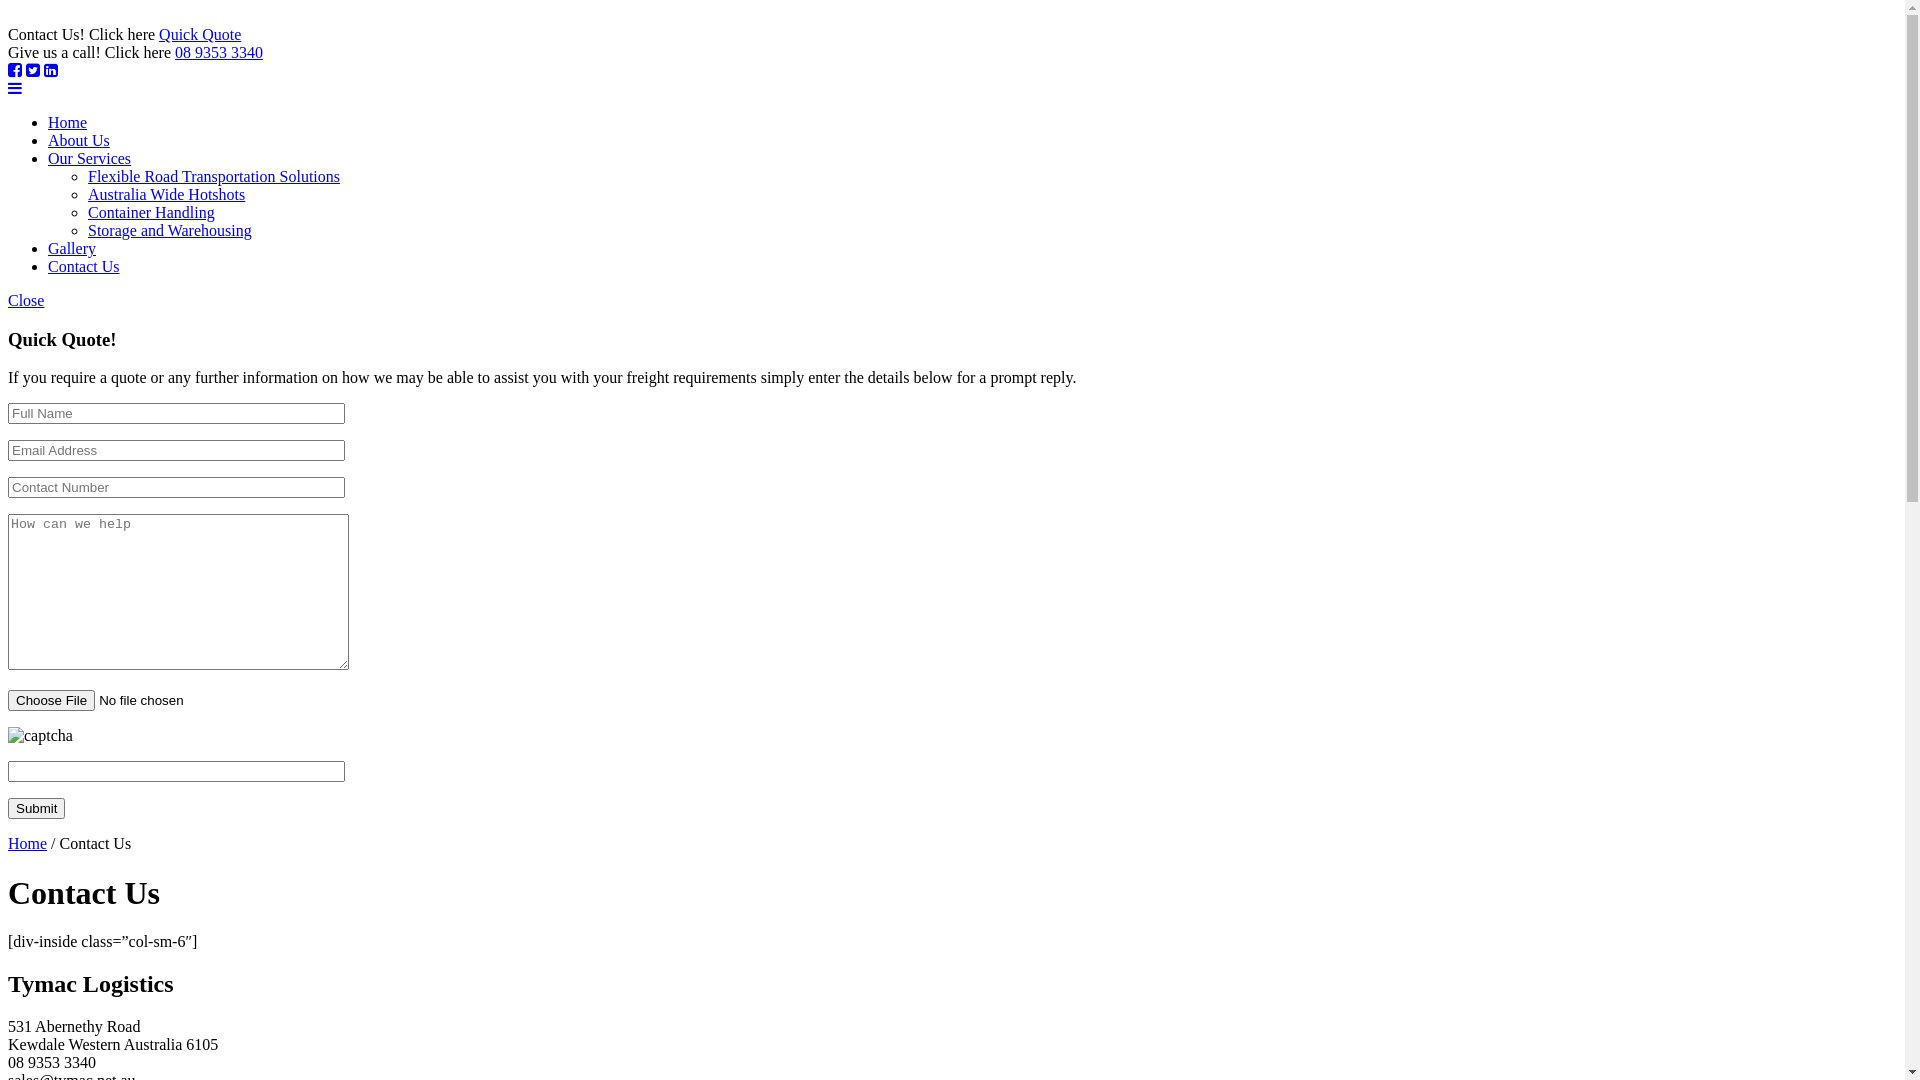 The width and height of the screenshot is (1920, 1080). What do you see at coordinates (36, 807) in the screenshot?
I see `'Submit'` at bounding box center [36, 807].